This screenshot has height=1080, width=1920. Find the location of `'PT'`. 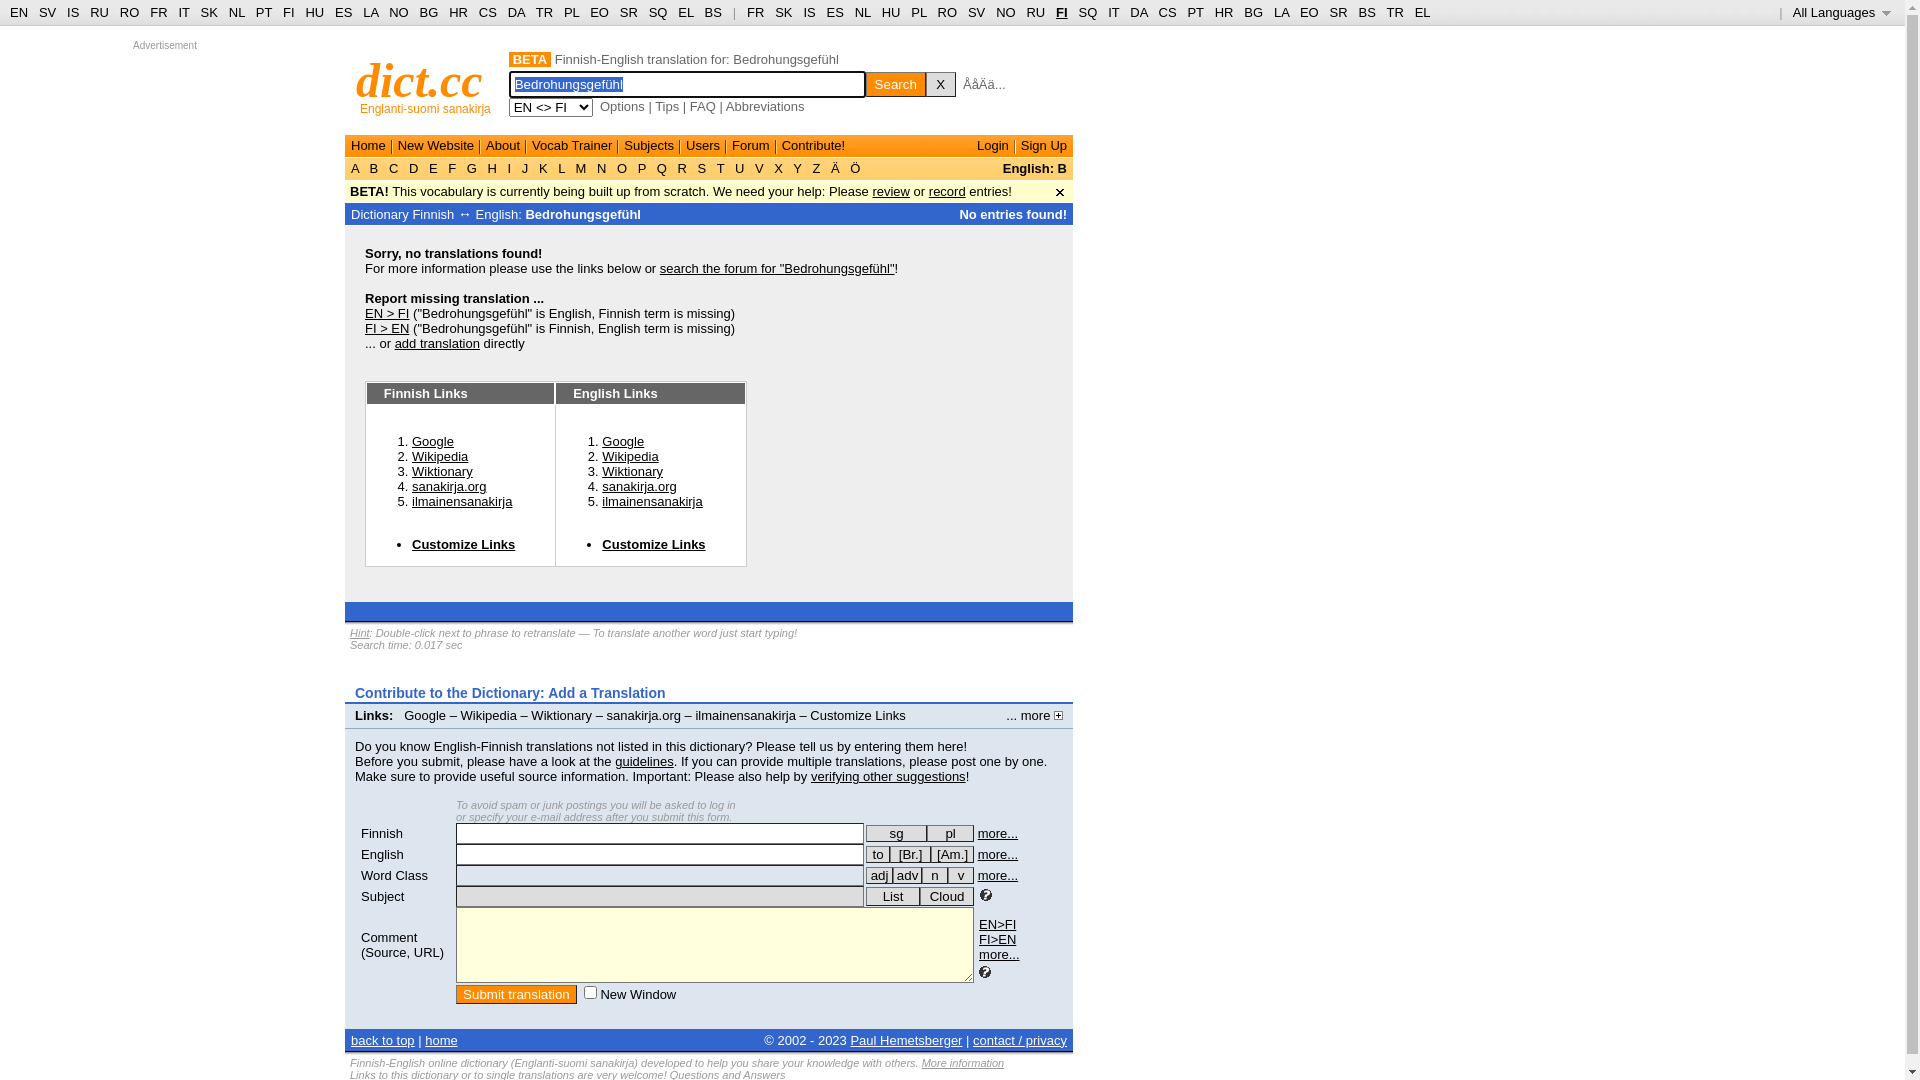

'PT' is located at coordinates (1195, 12).